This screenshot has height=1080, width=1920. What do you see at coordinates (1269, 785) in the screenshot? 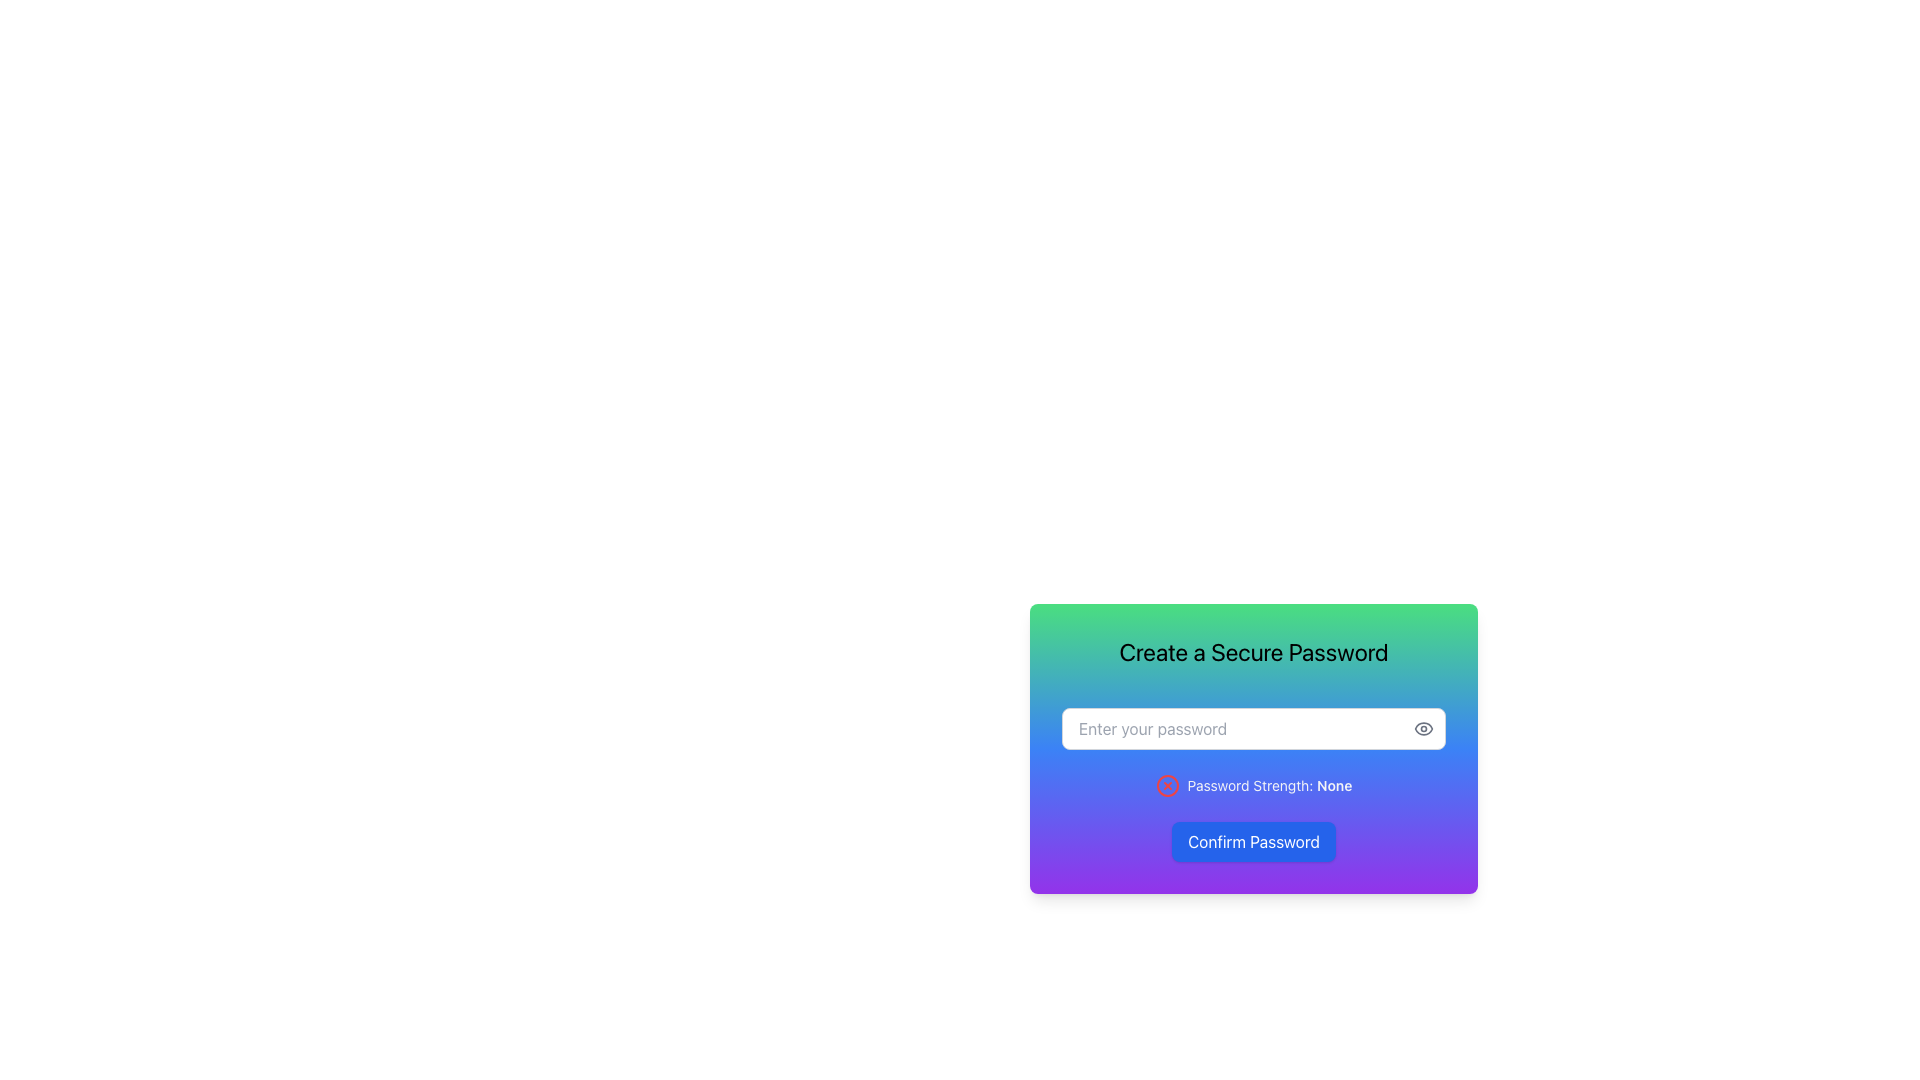
I see `the password strength indicator label located to the right and slightly below the 'Enter your password' input field, which updates dynamically based on the strength of the entered password` at bounding box center [1269, 785].